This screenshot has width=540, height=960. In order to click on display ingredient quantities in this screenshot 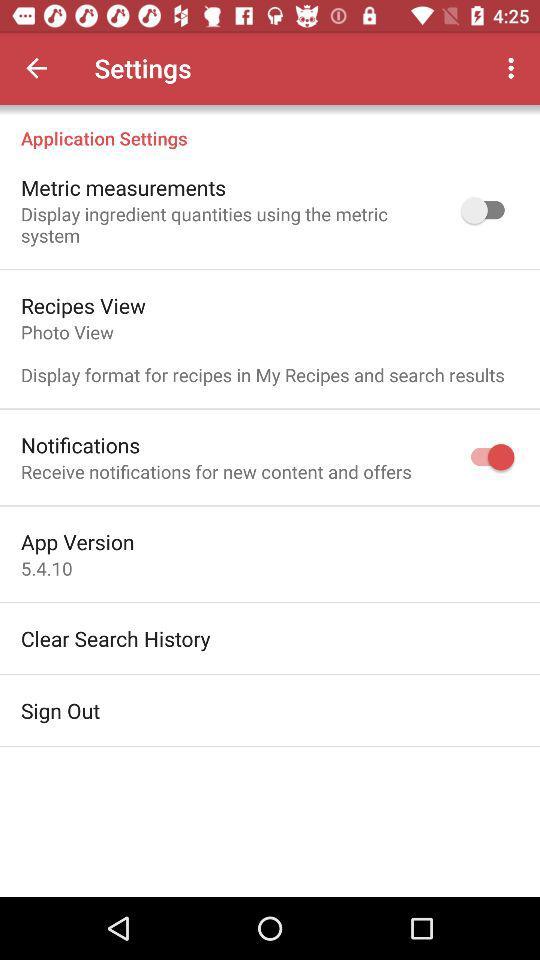, I will do `click(227, 224)`.